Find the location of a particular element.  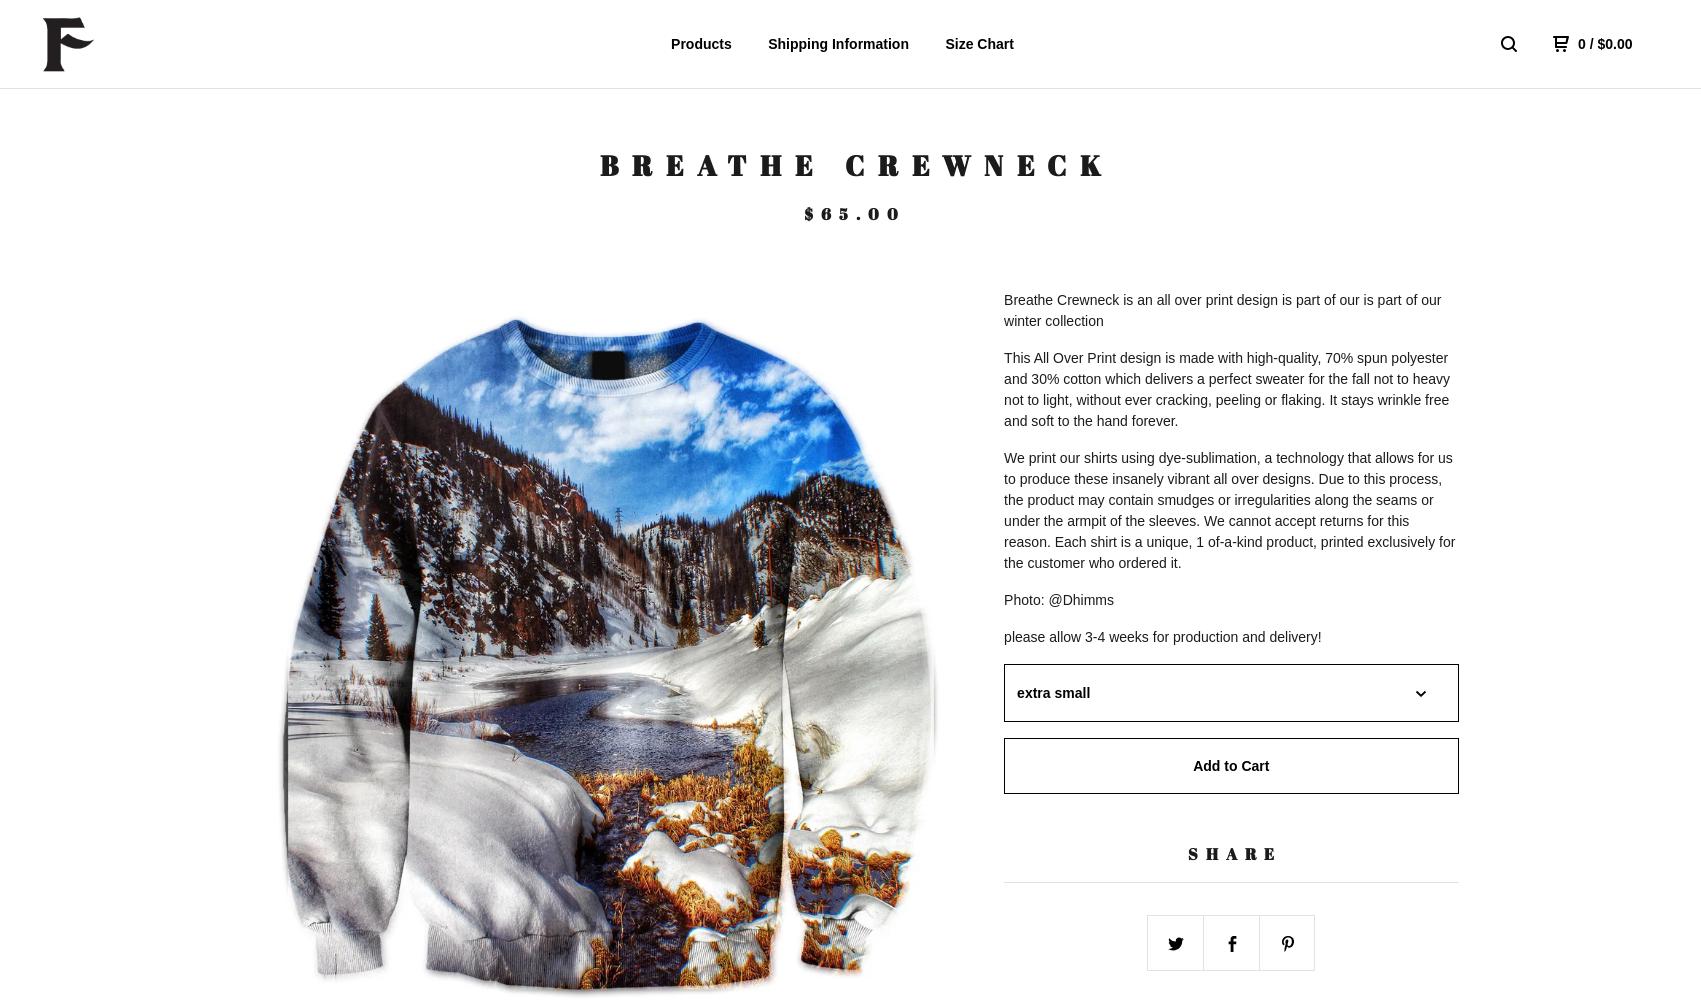

'We print our shirts using dye-sublimation, a technology that allows for us to produce these insanely vibrant all over designs. Due to this process, the product may contain smudges or irregularities along the seams or under the armpit of the sleeves. We cannot accept returns for this reason. Each shirt is a unique, 1 of-a-kind product, printed exclusively for the customer who ordered it.' is located at coordinates (1003, 510).